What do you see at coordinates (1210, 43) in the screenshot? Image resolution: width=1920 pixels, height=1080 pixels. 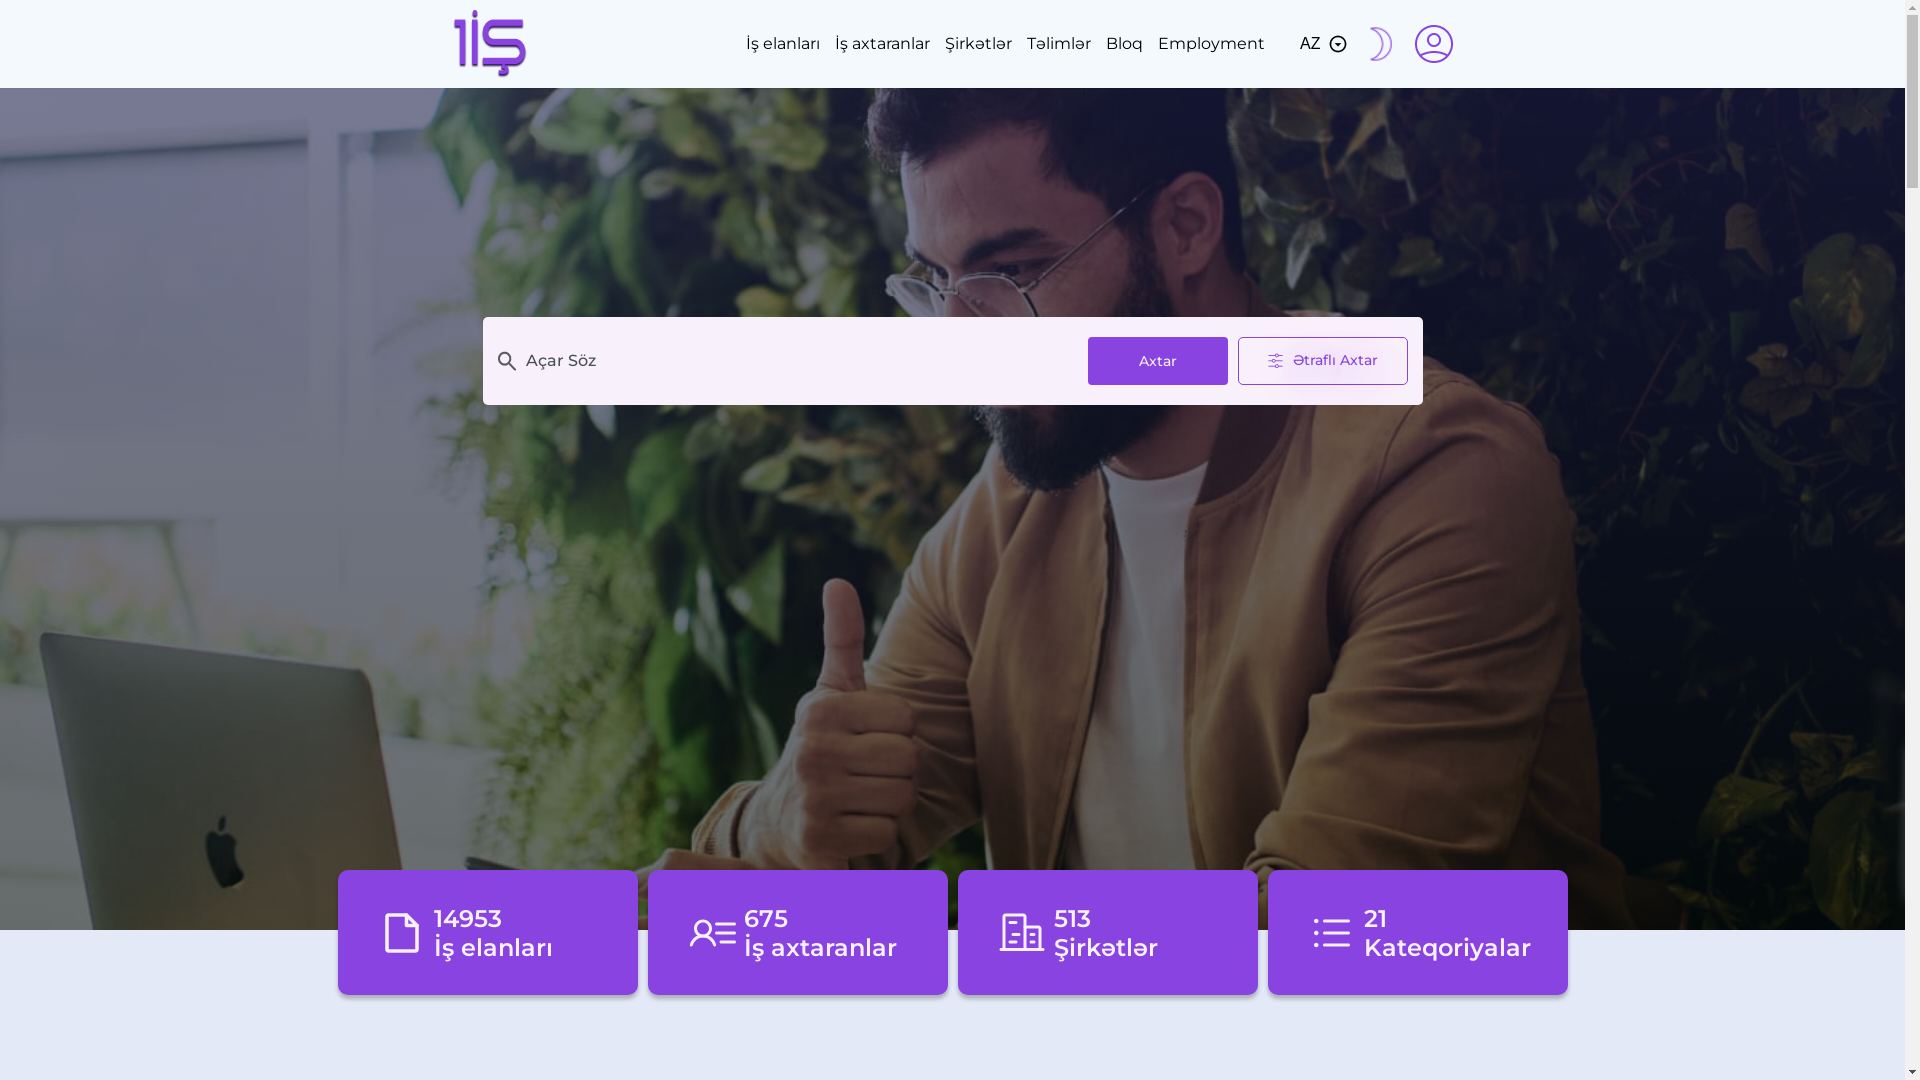 I see `'Employment'` at bounding box center [1210, 43].